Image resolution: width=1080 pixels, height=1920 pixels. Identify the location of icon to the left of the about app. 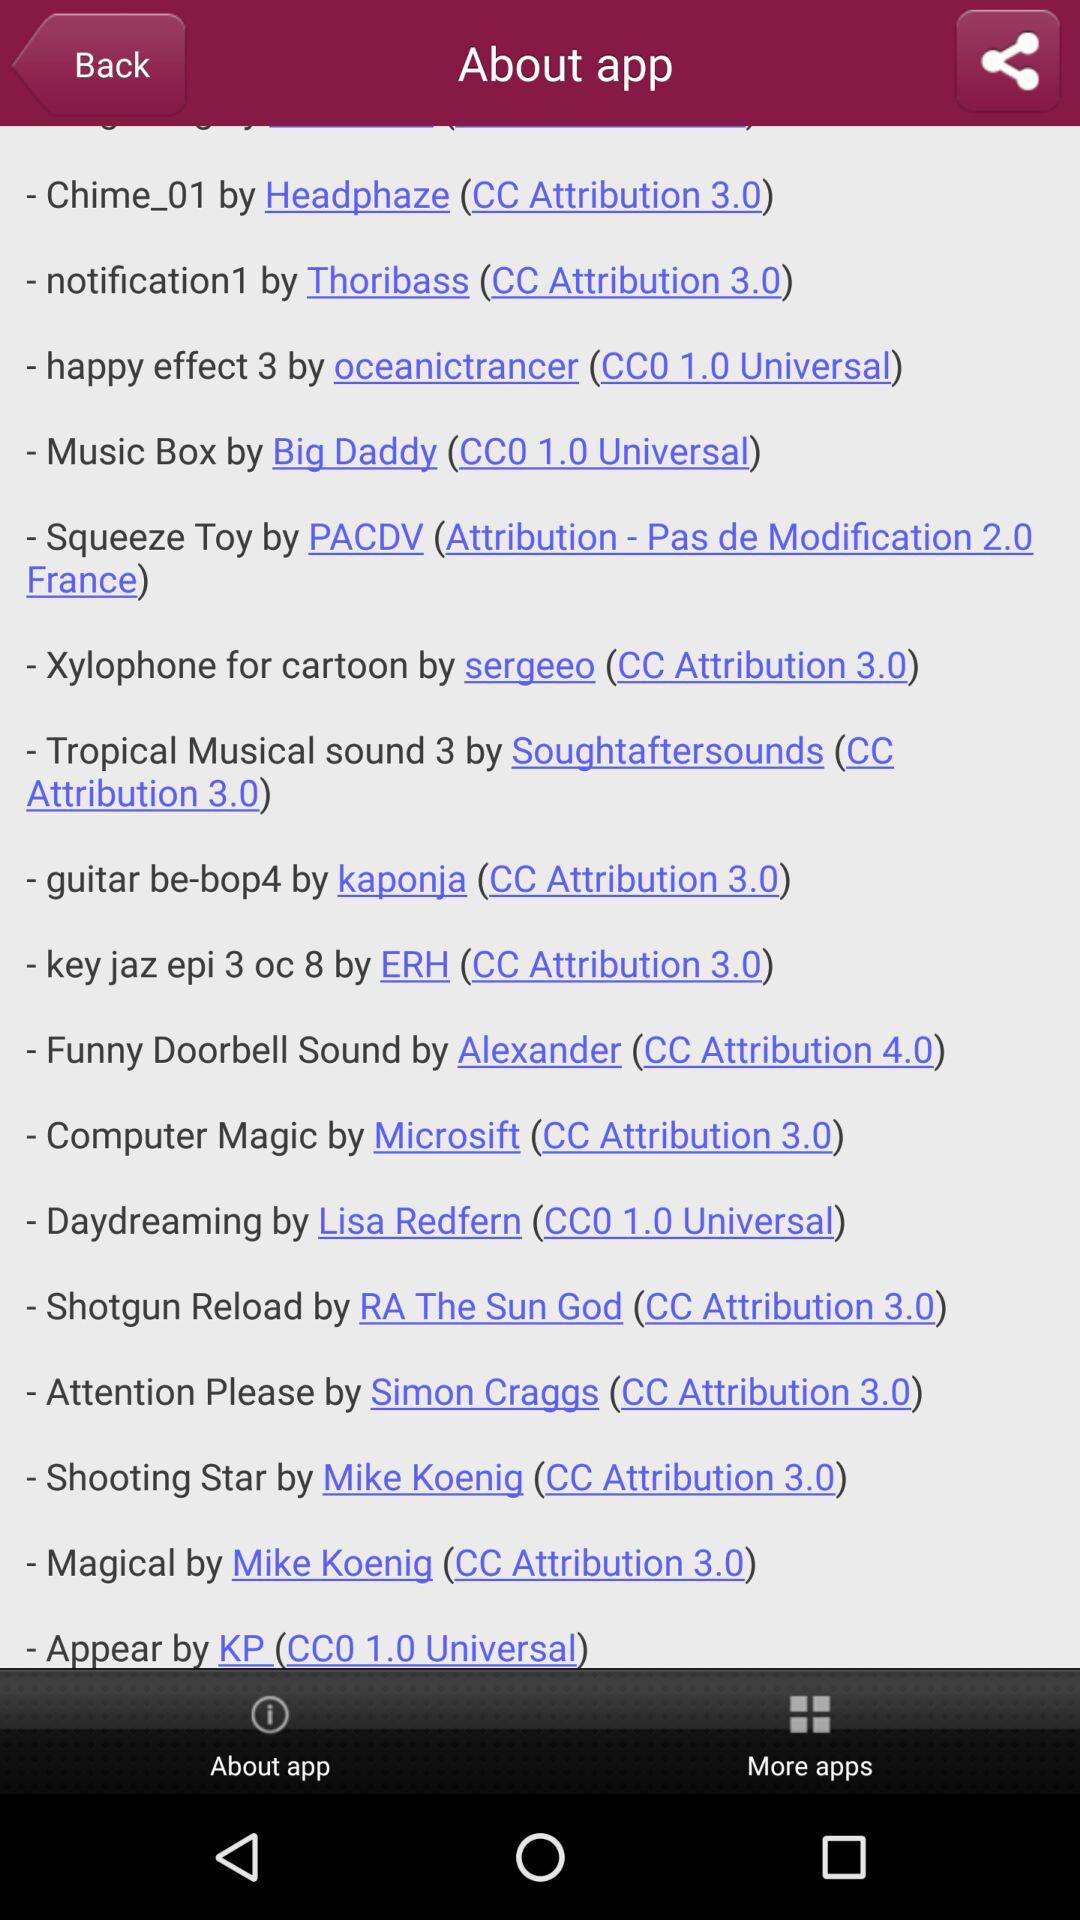
(97, 66).